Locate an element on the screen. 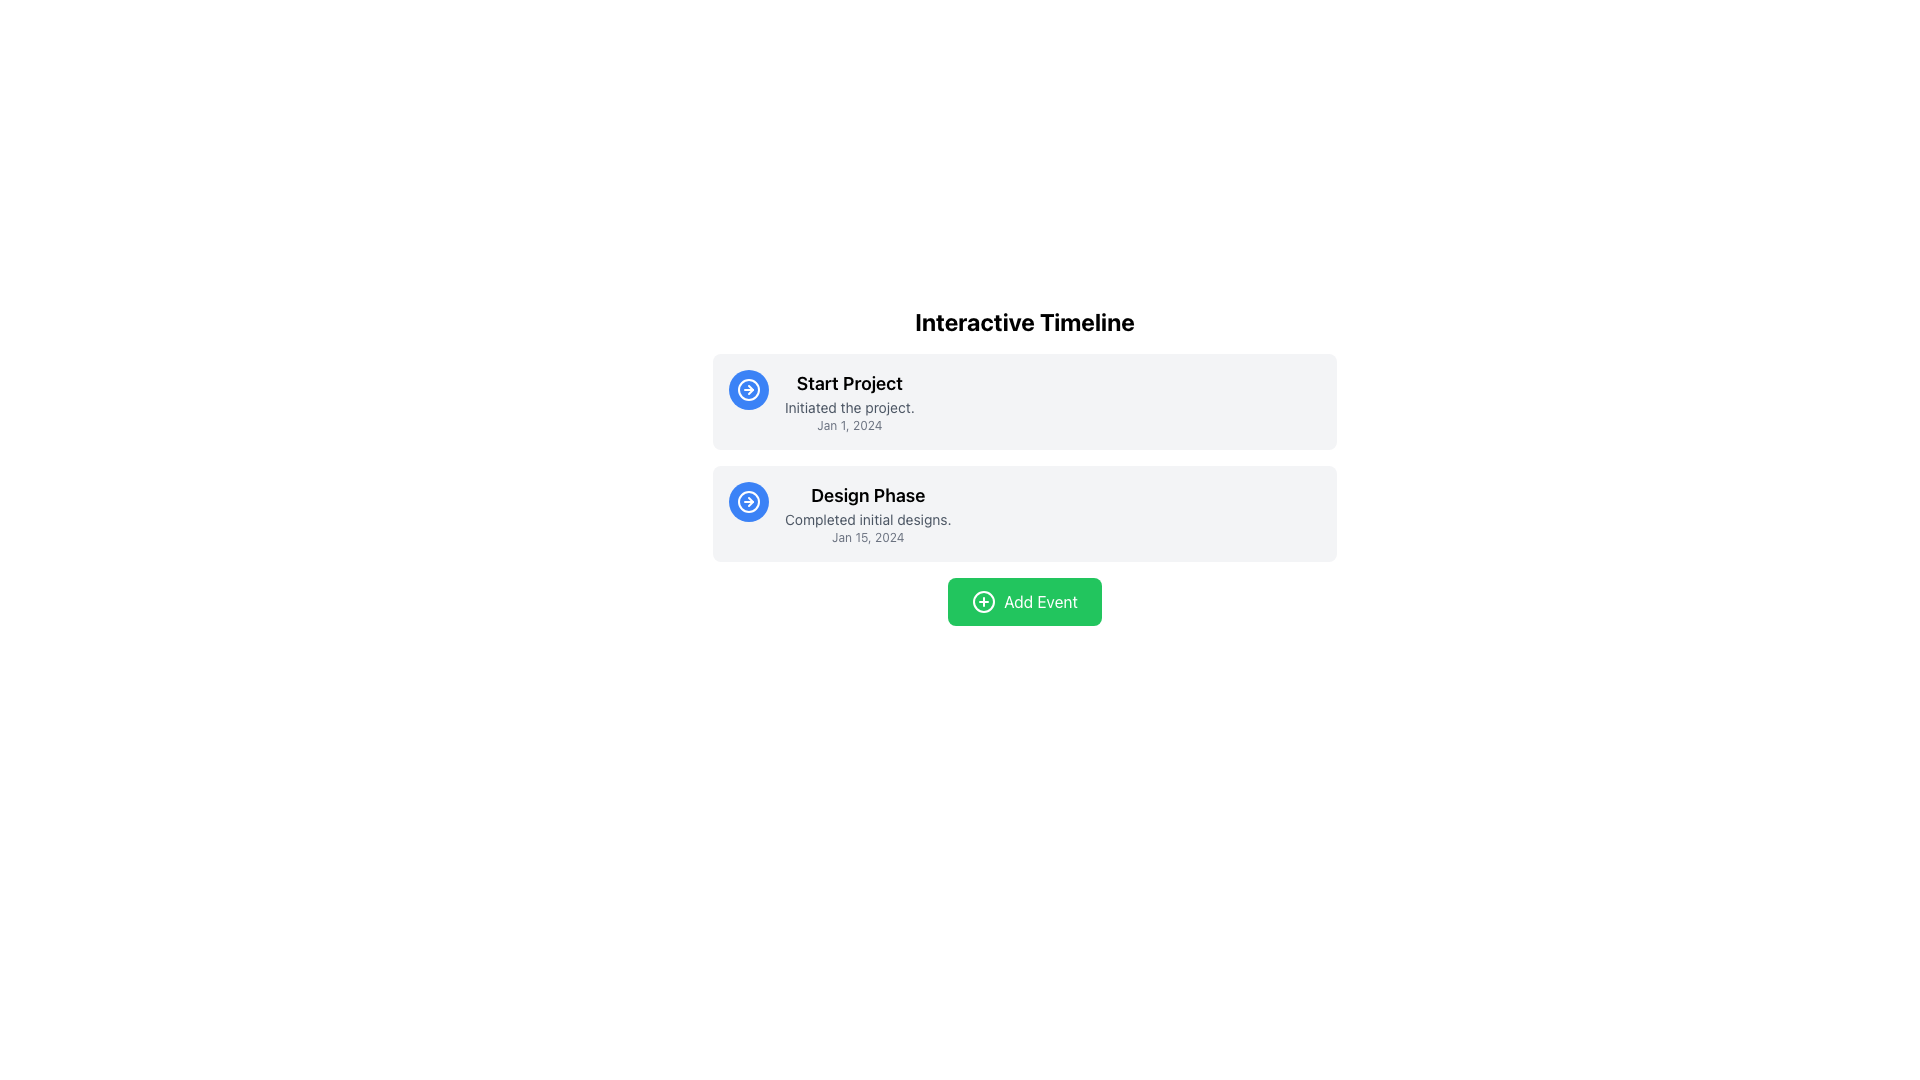  the circular blue icon with a rightward arrow in white, encircled by a white outline, located in the top-left corner of the first timeline entry labeled 'Start Project' is located at coordinates (747, 500).